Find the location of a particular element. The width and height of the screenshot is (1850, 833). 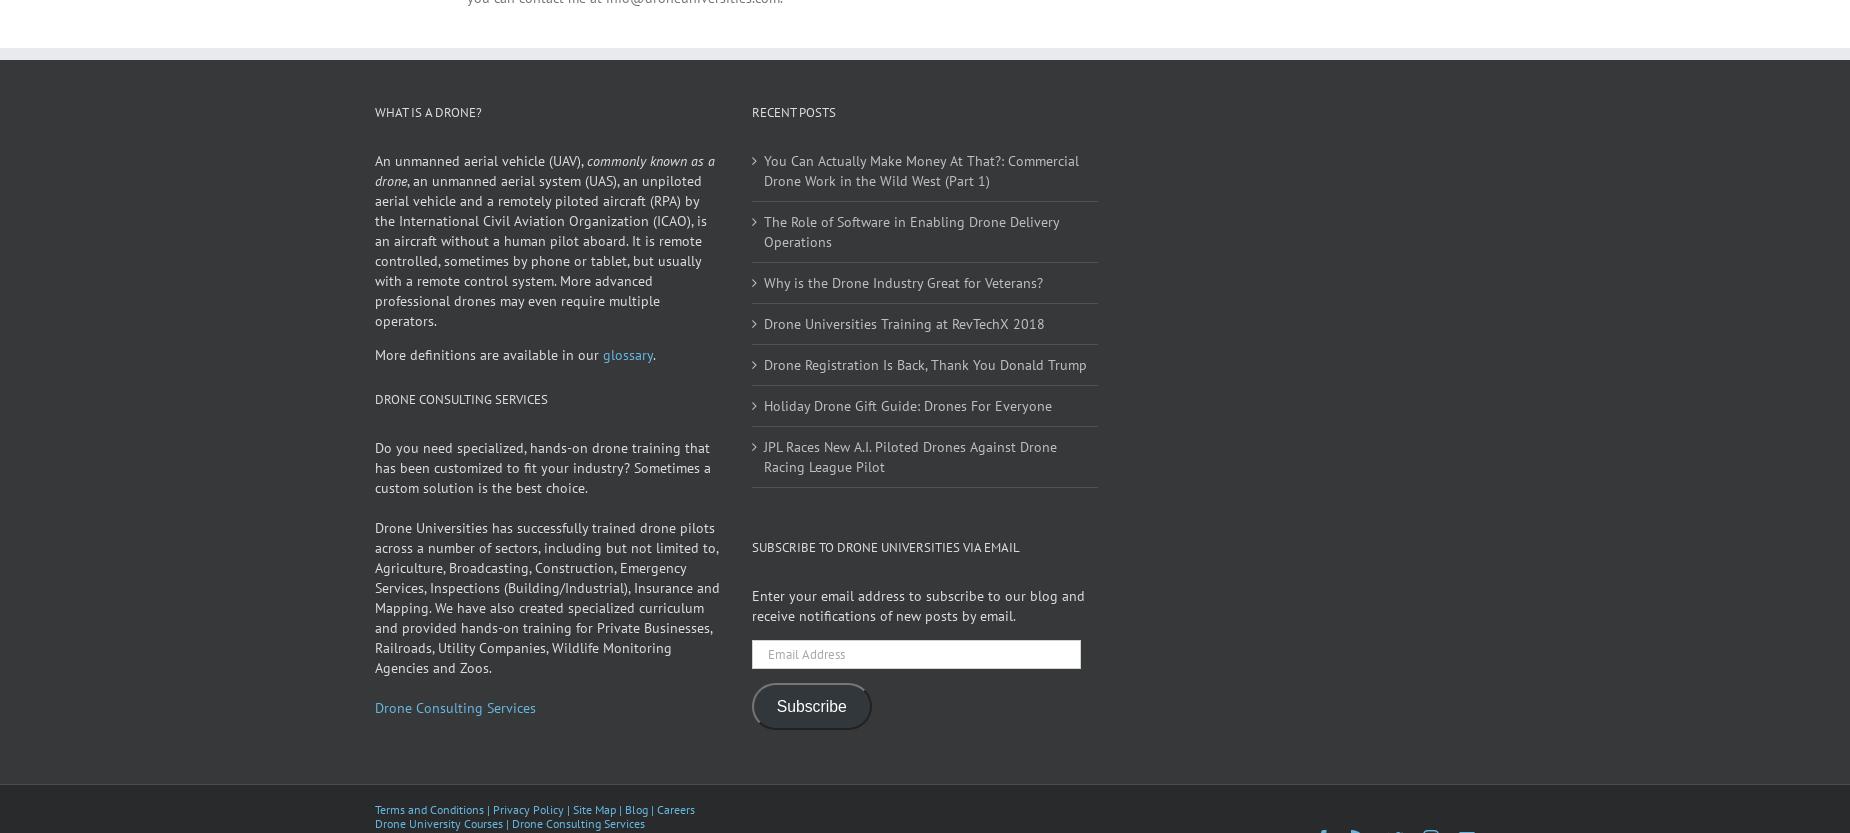

'Recent Posts' is located at coordinates (750, 139).